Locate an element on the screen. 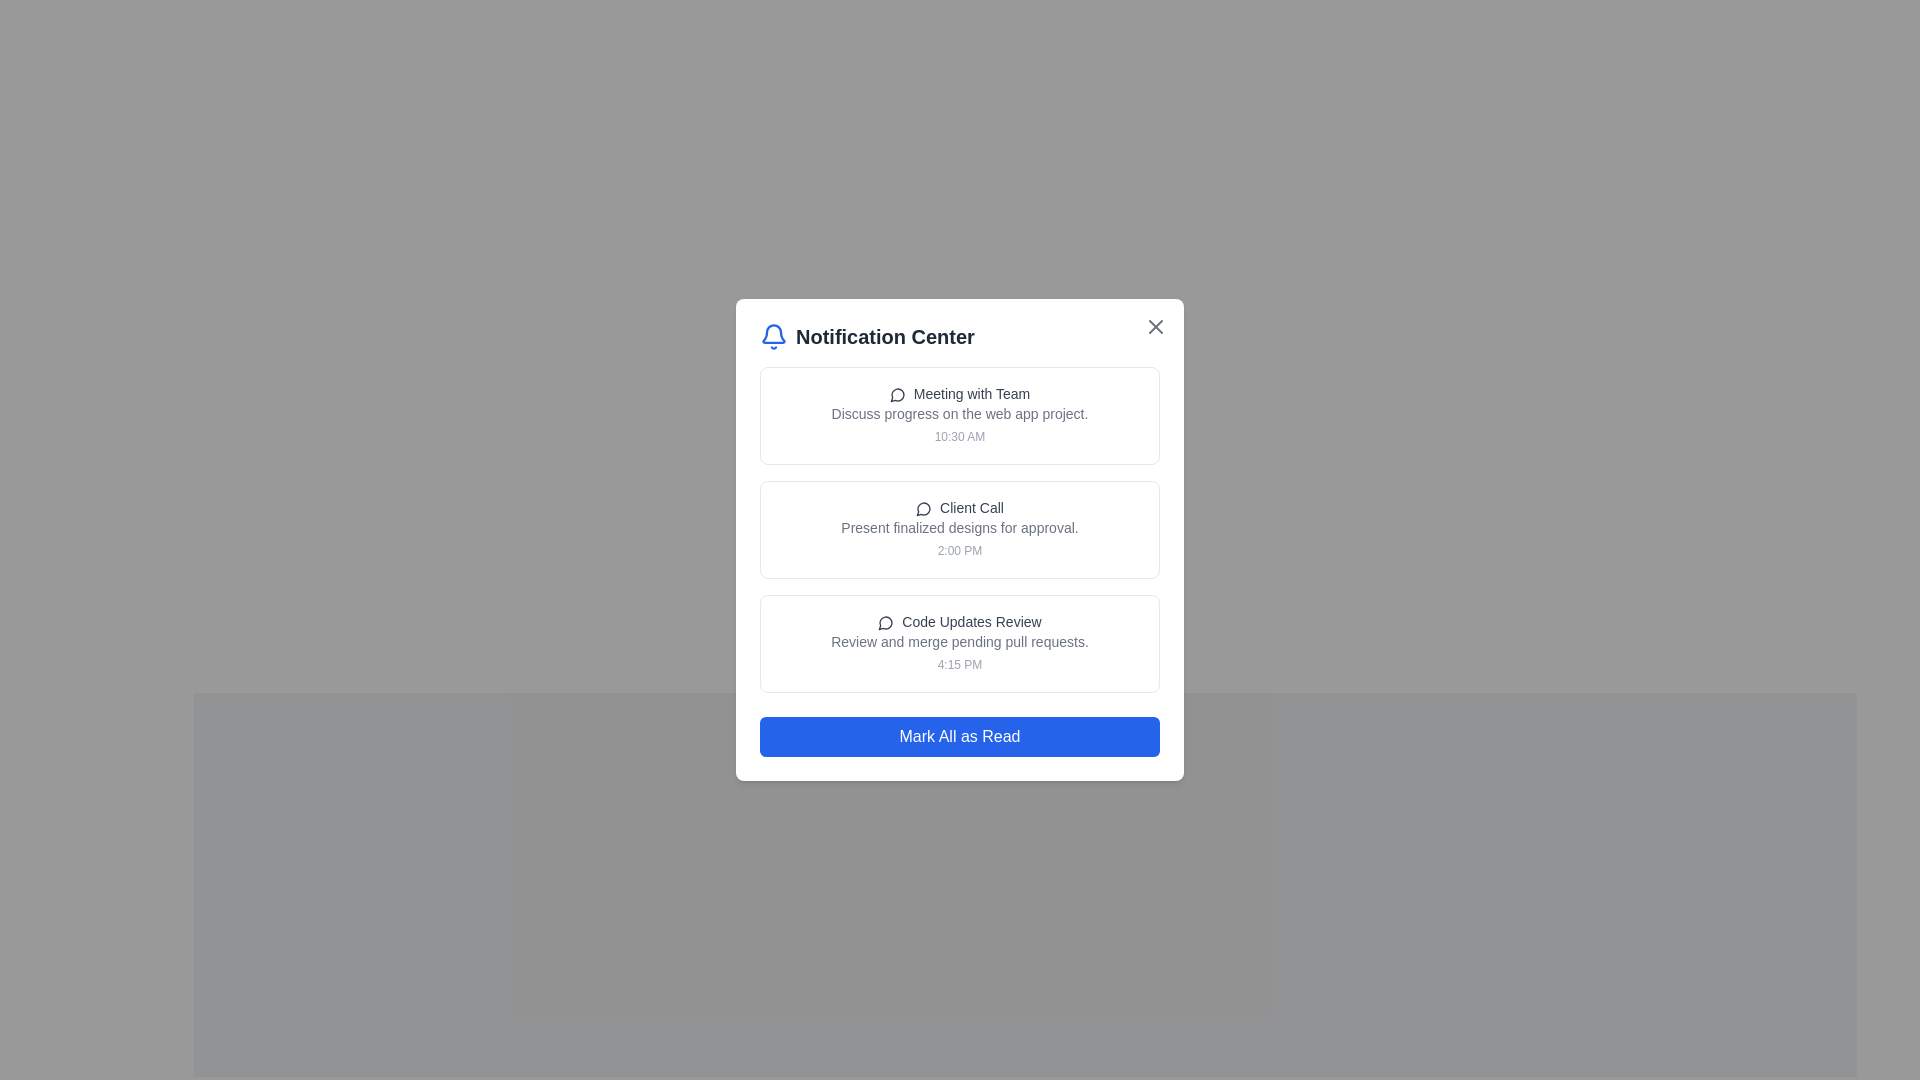 The image size is (1920, 1080). the Notification card titled 'Client Call' that contains a description about presenting finalized designs, positioned in the Notification Center modal is located at coordinates (960, 528).